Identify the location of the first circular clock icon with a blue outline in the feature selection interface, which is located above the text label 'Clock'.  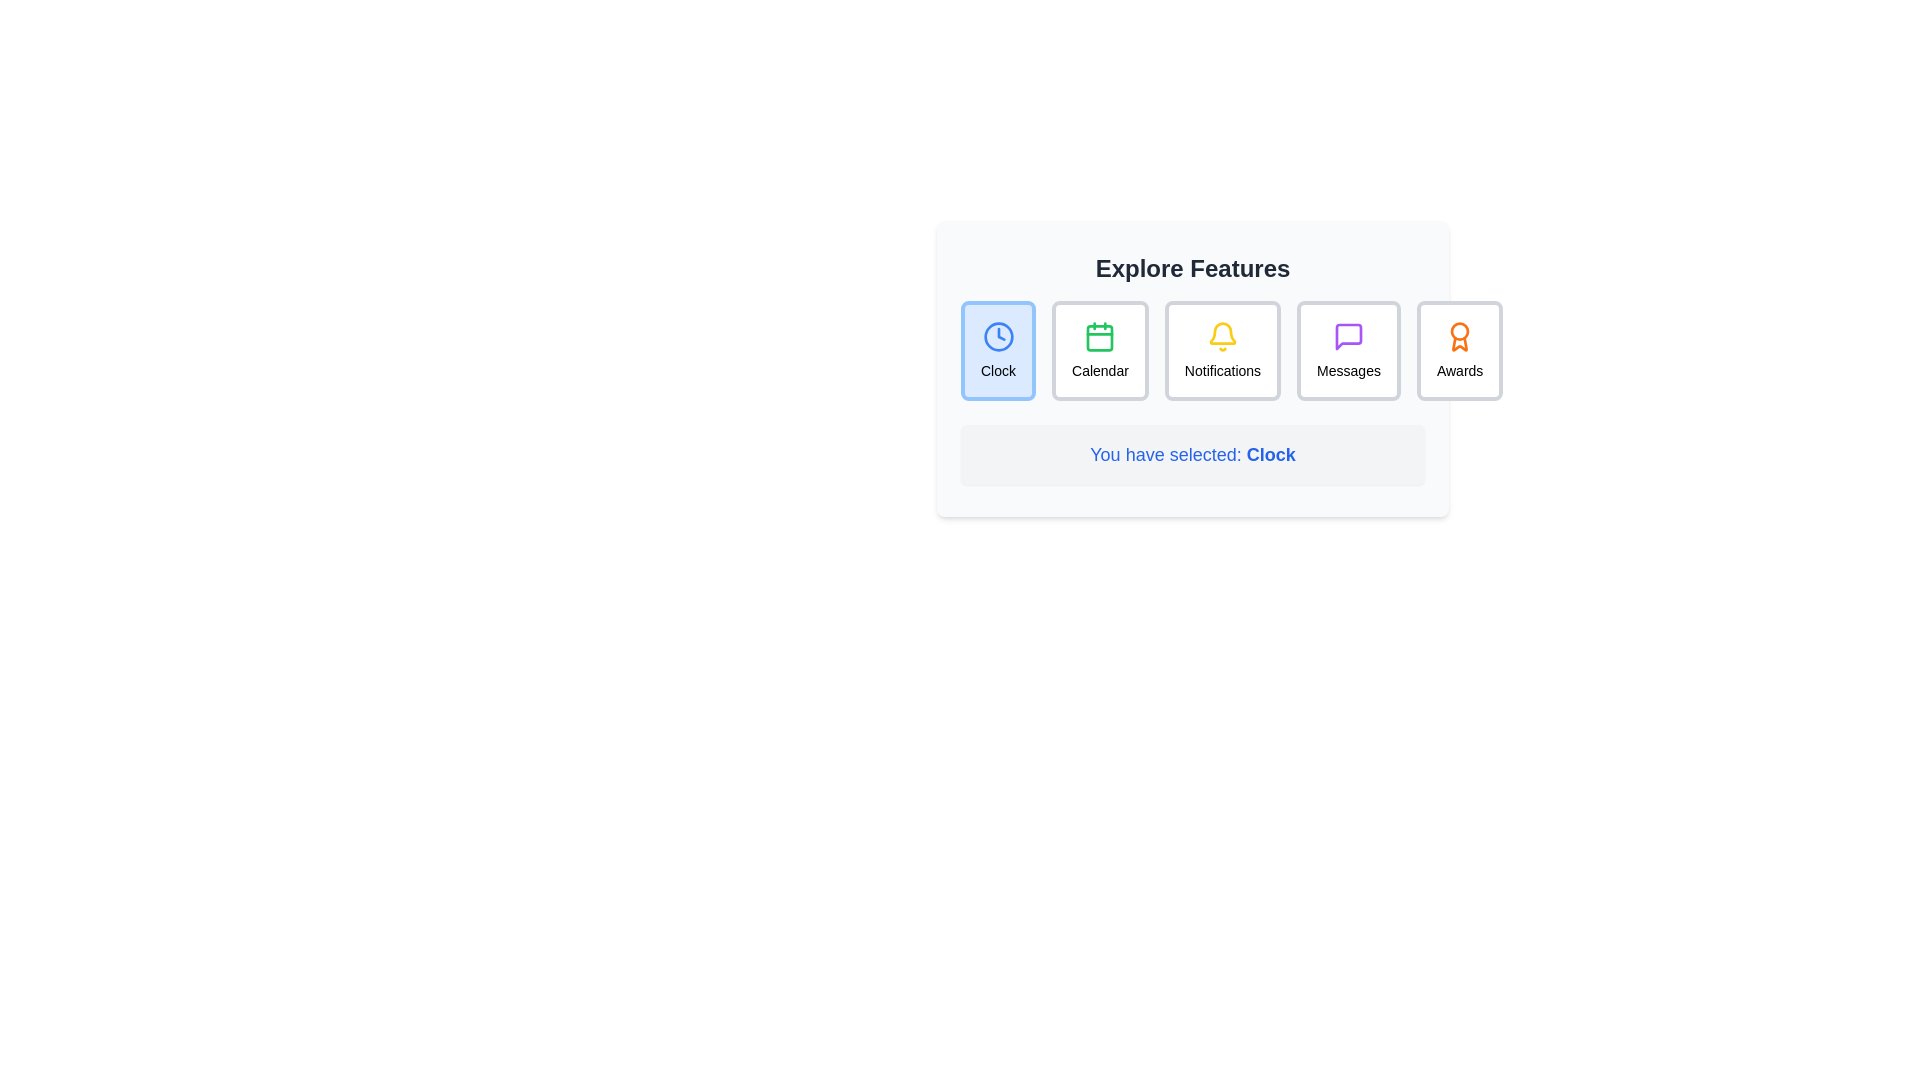
(998, 335).